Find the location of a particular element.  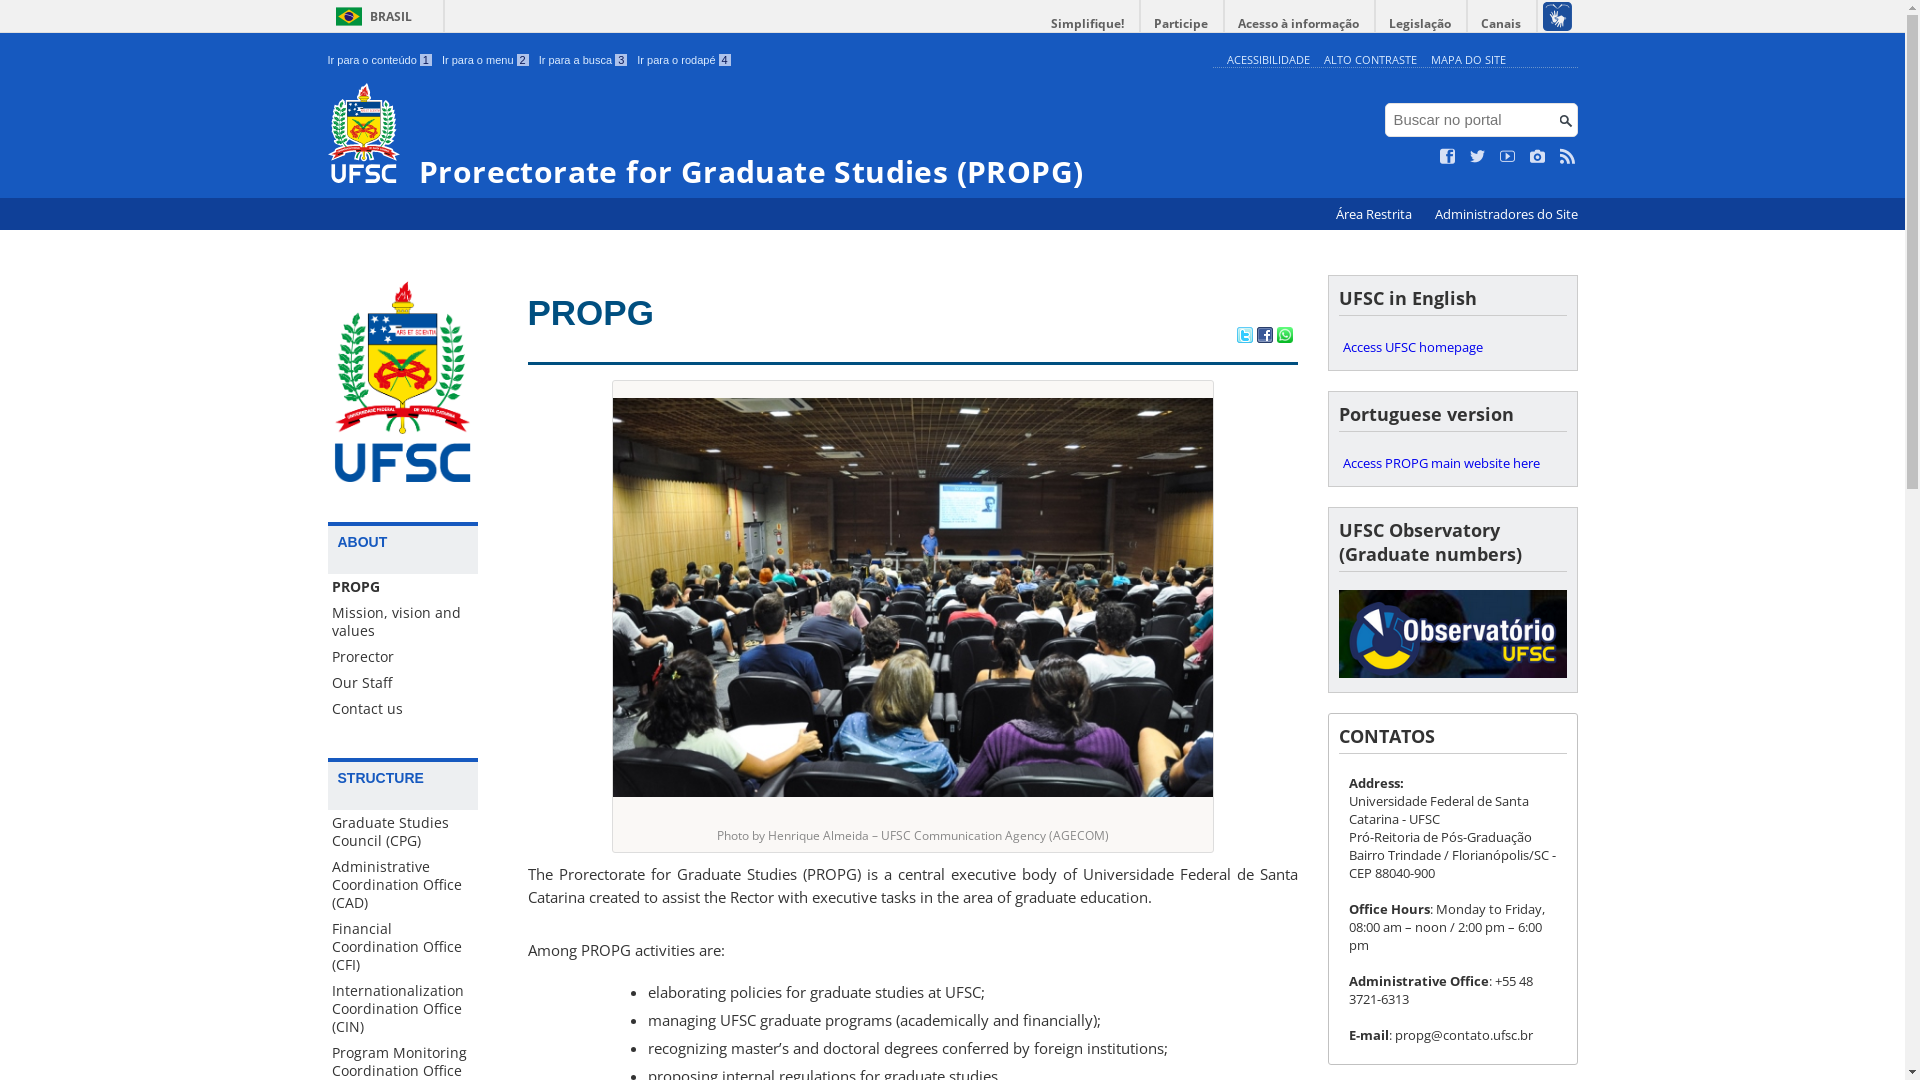

'Mission, vision and values' is located at coordinates (402, 620).